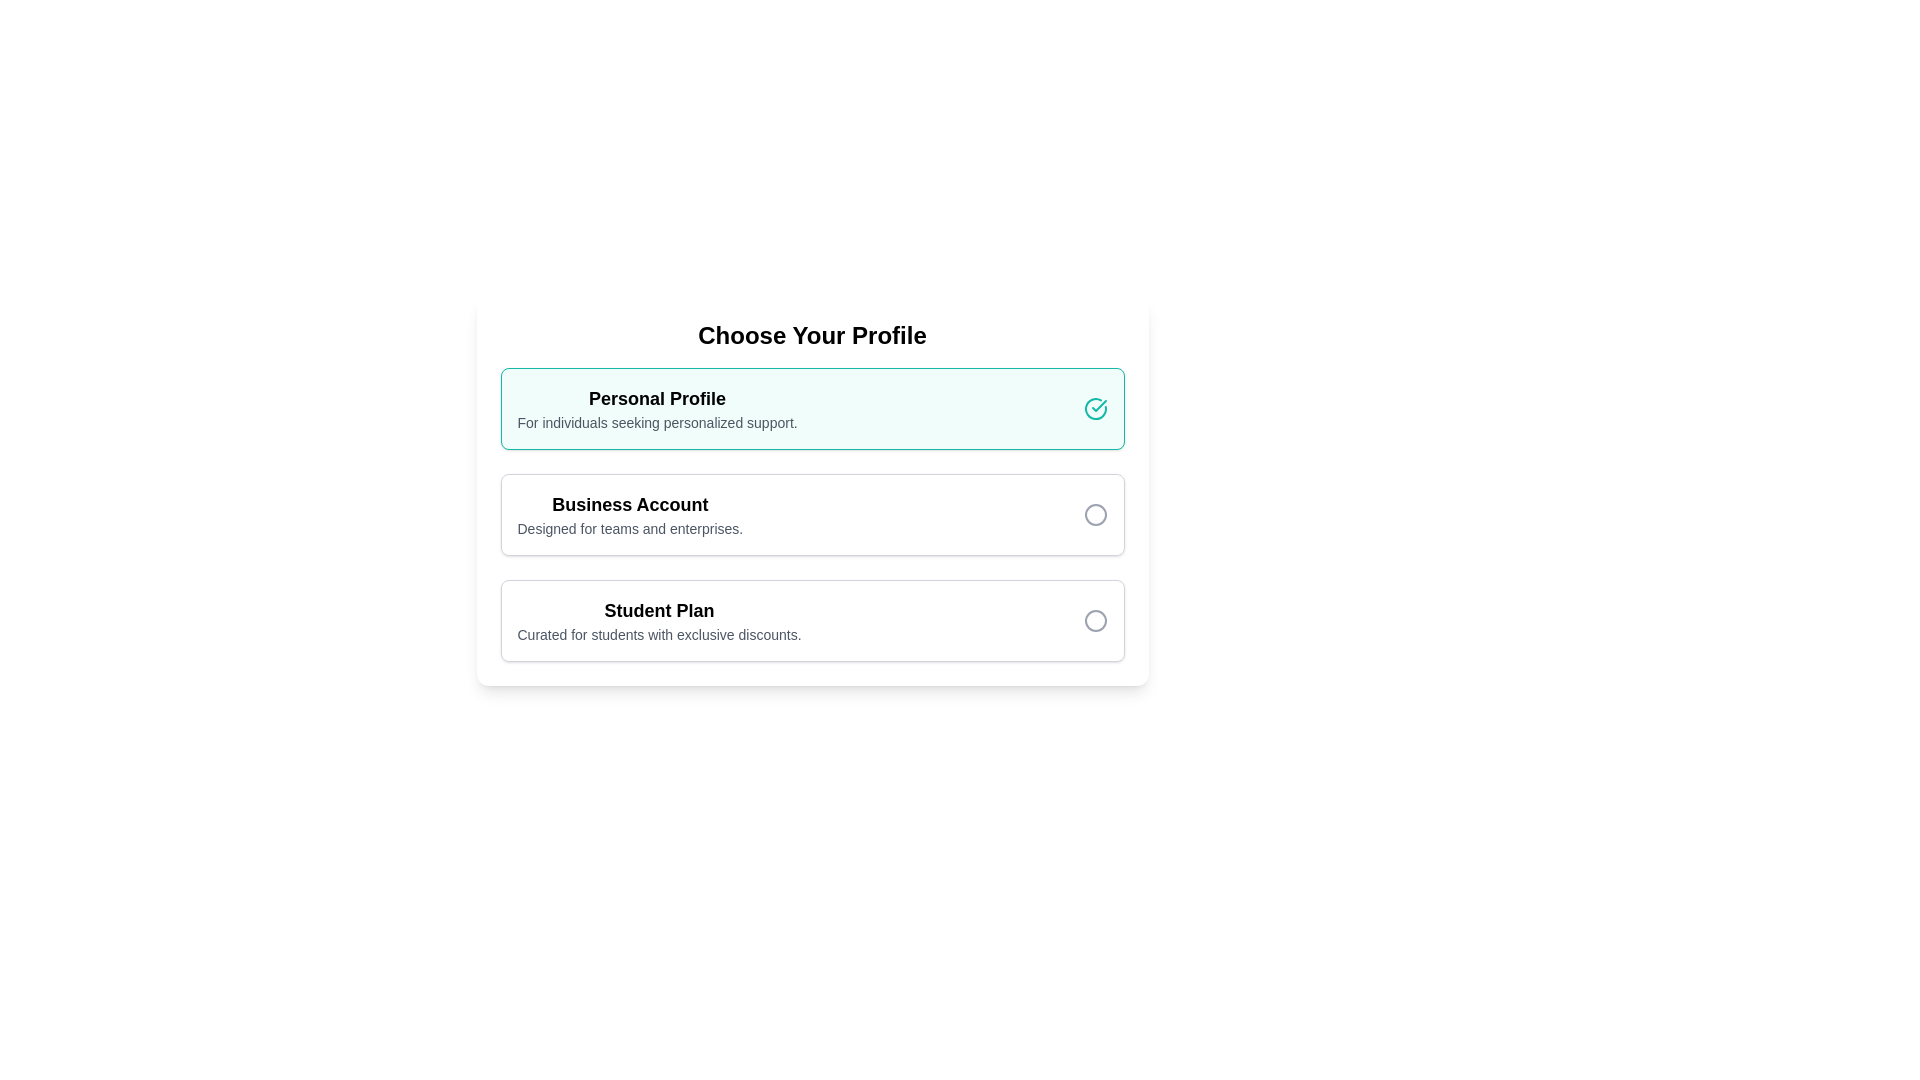  I want to click on the visual state of the circular SVG graphic that serves as part of the checkbox for the 'Student Plan' option, which is distinguished by its light gray stroke and unfilled appearance, so click(1094, 620).